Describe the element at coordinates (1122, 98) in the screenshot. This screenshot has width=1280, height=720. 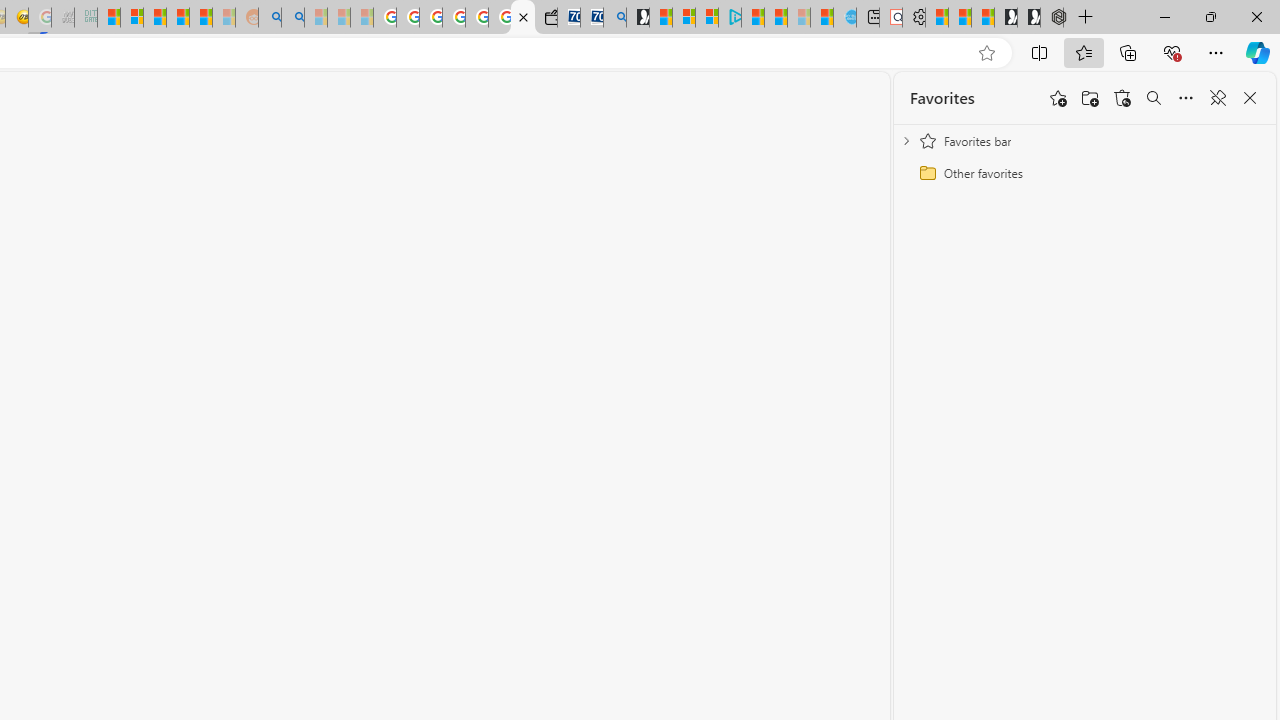
I see `'Restore deleted favorites'` at that location.